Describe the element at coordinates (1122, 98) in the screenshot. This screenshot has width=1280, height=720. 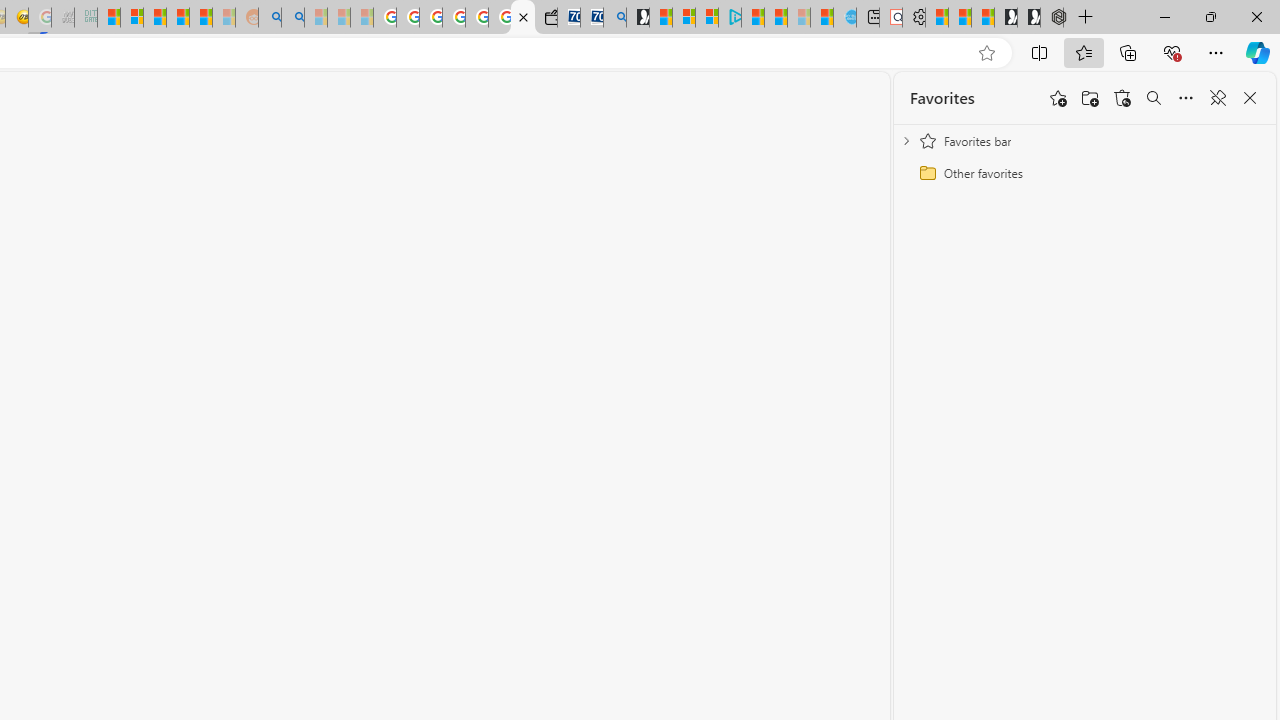
I see `'Restore deleted favorites'` at that location.